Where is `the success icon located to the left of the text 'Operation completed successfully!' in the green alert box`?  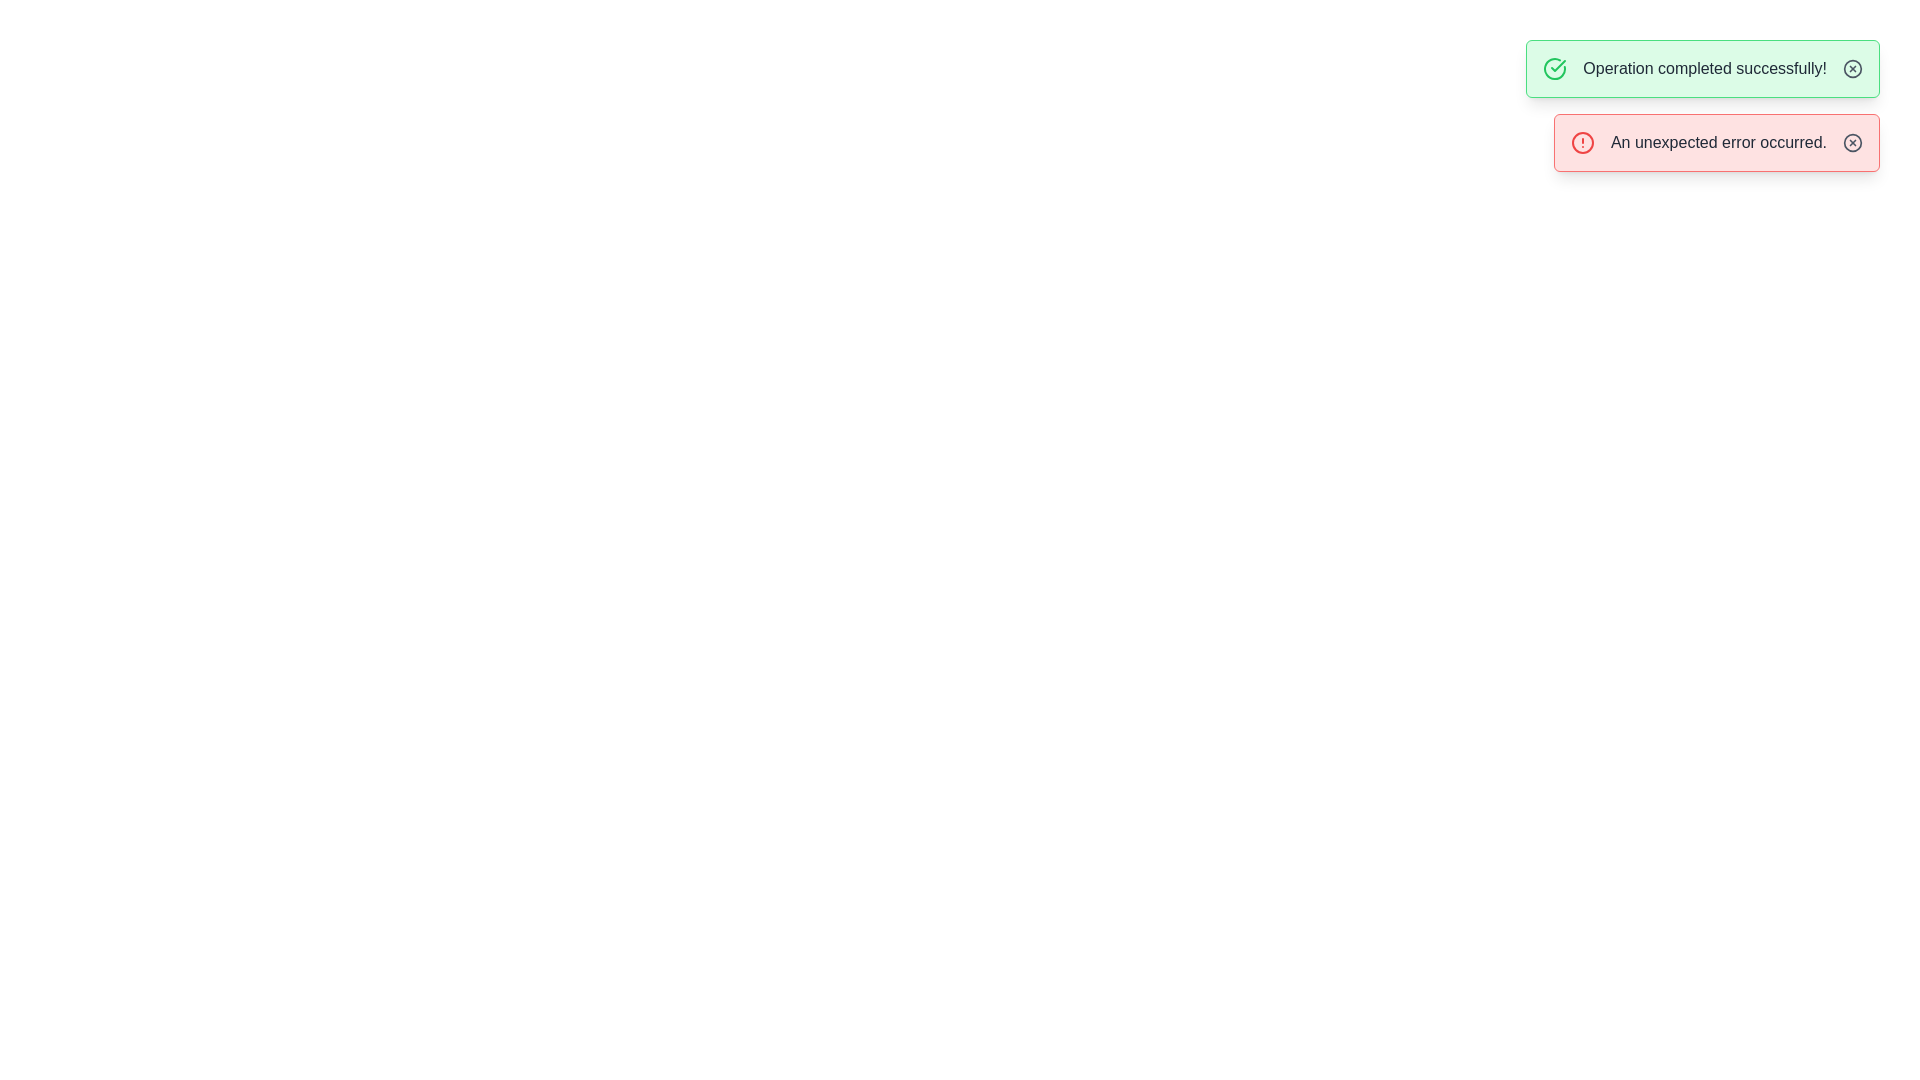
the success icon located to the left of the text 'Operation completed successfully!' in the green alert box is located at coordinates (1554, 68).